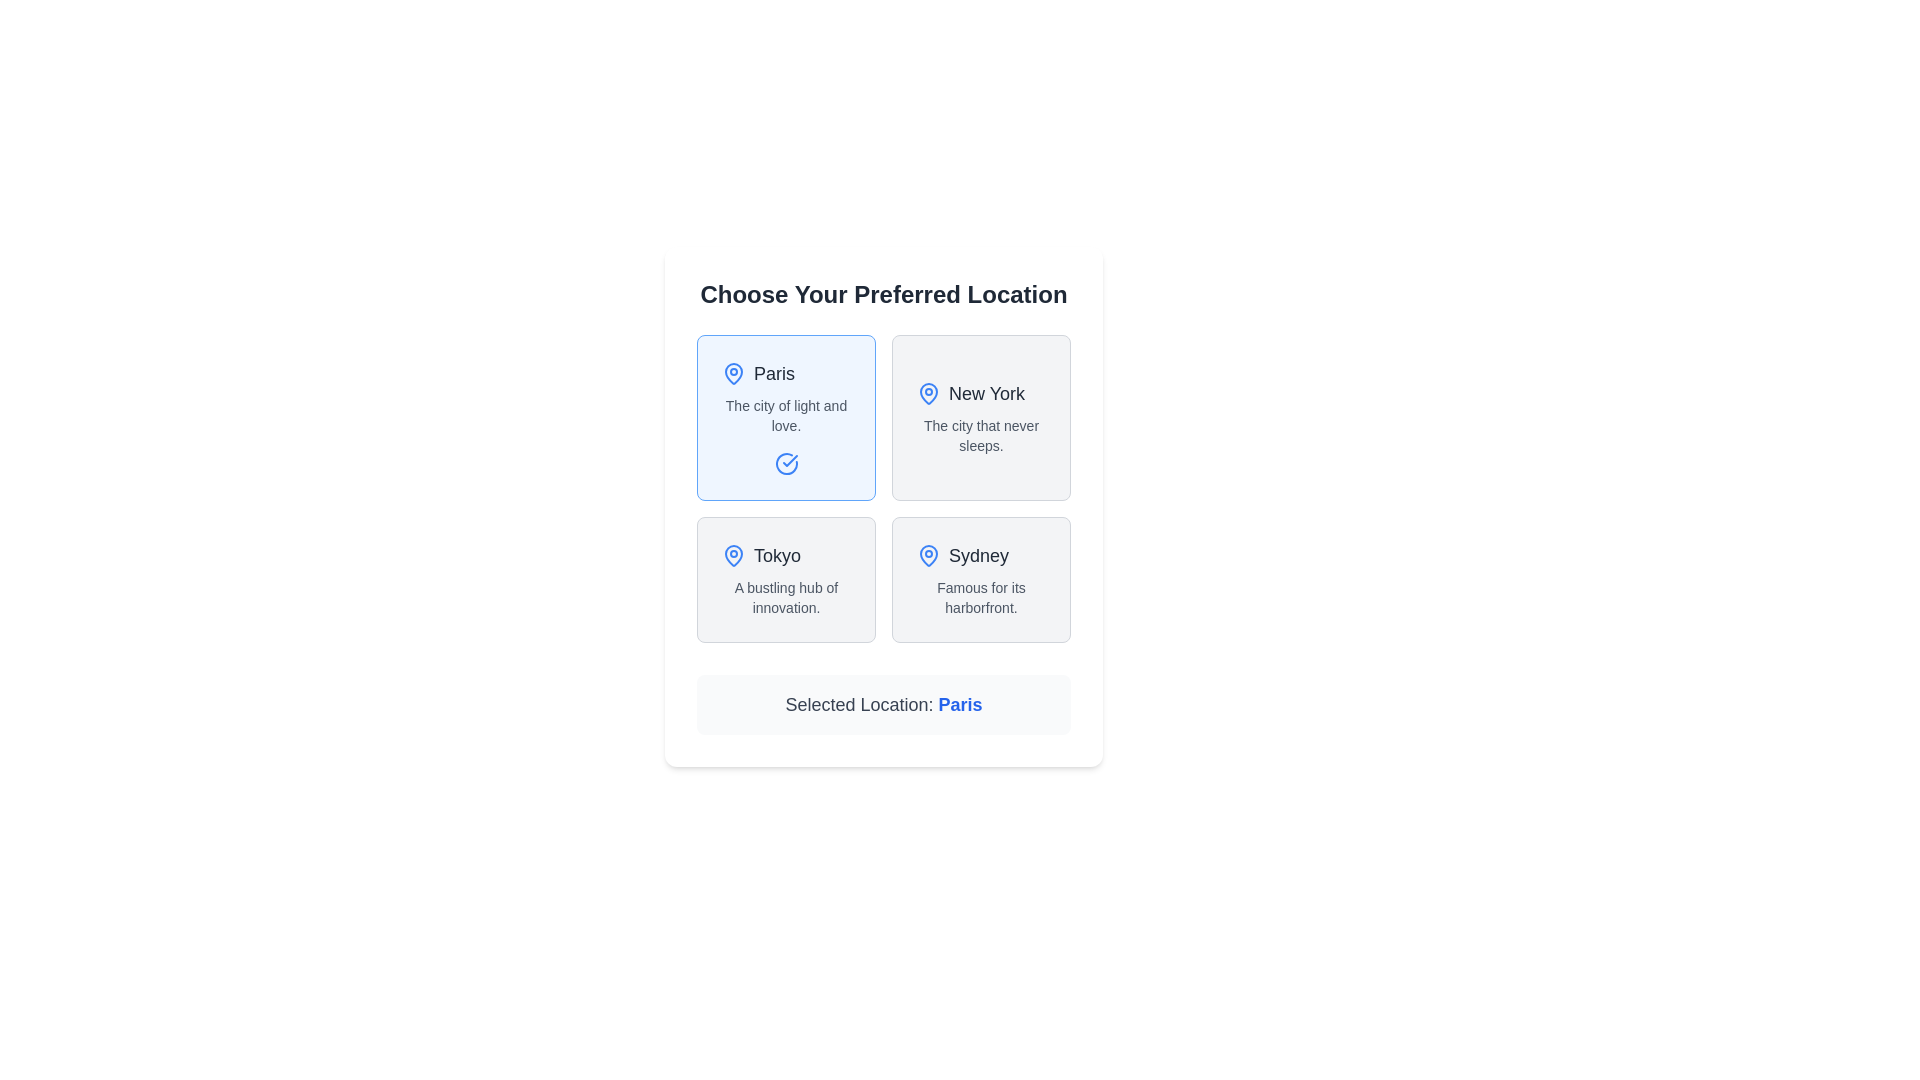 The width and height of the screenshot is (1920, 1080). I want to click on the Text label providing additional descriptive information about the location 'New York', so click(981, 434).